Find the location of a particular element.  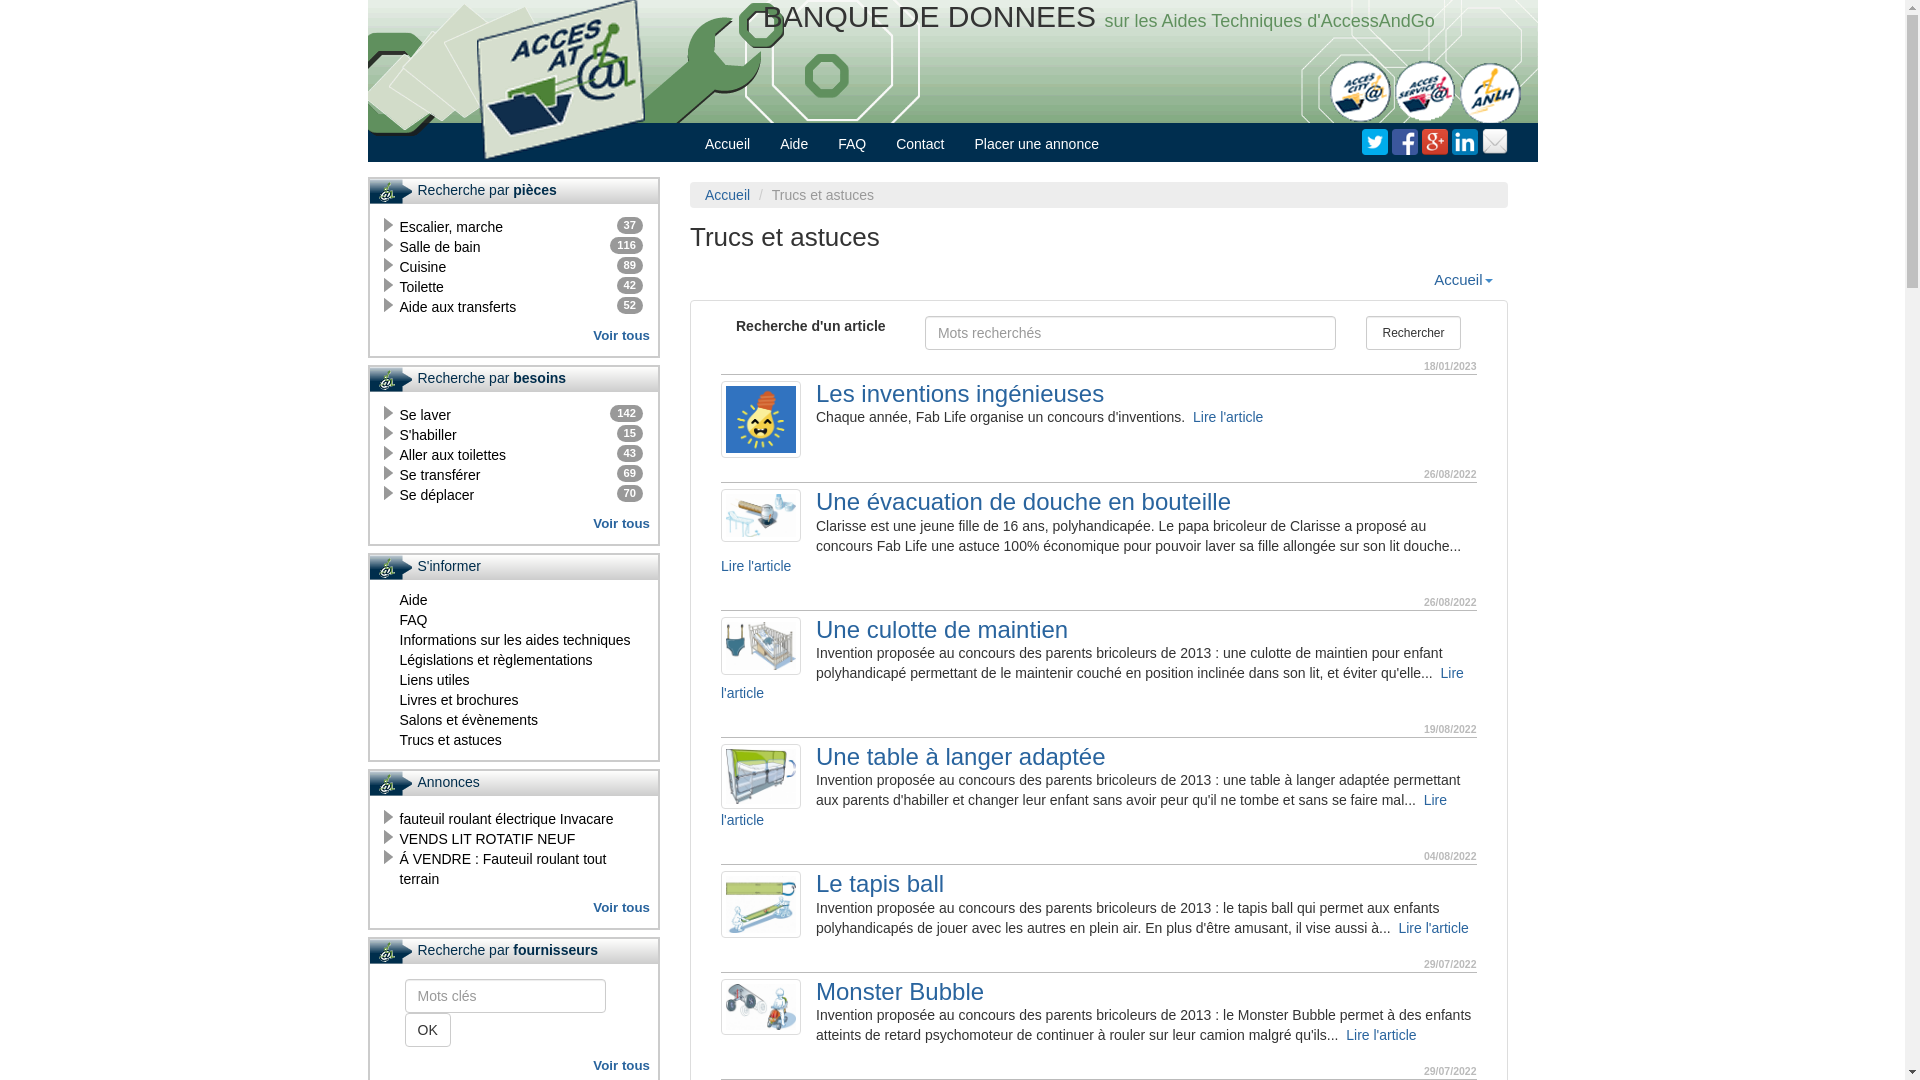

'Liens utiles' is located at coordinates (434, 678).